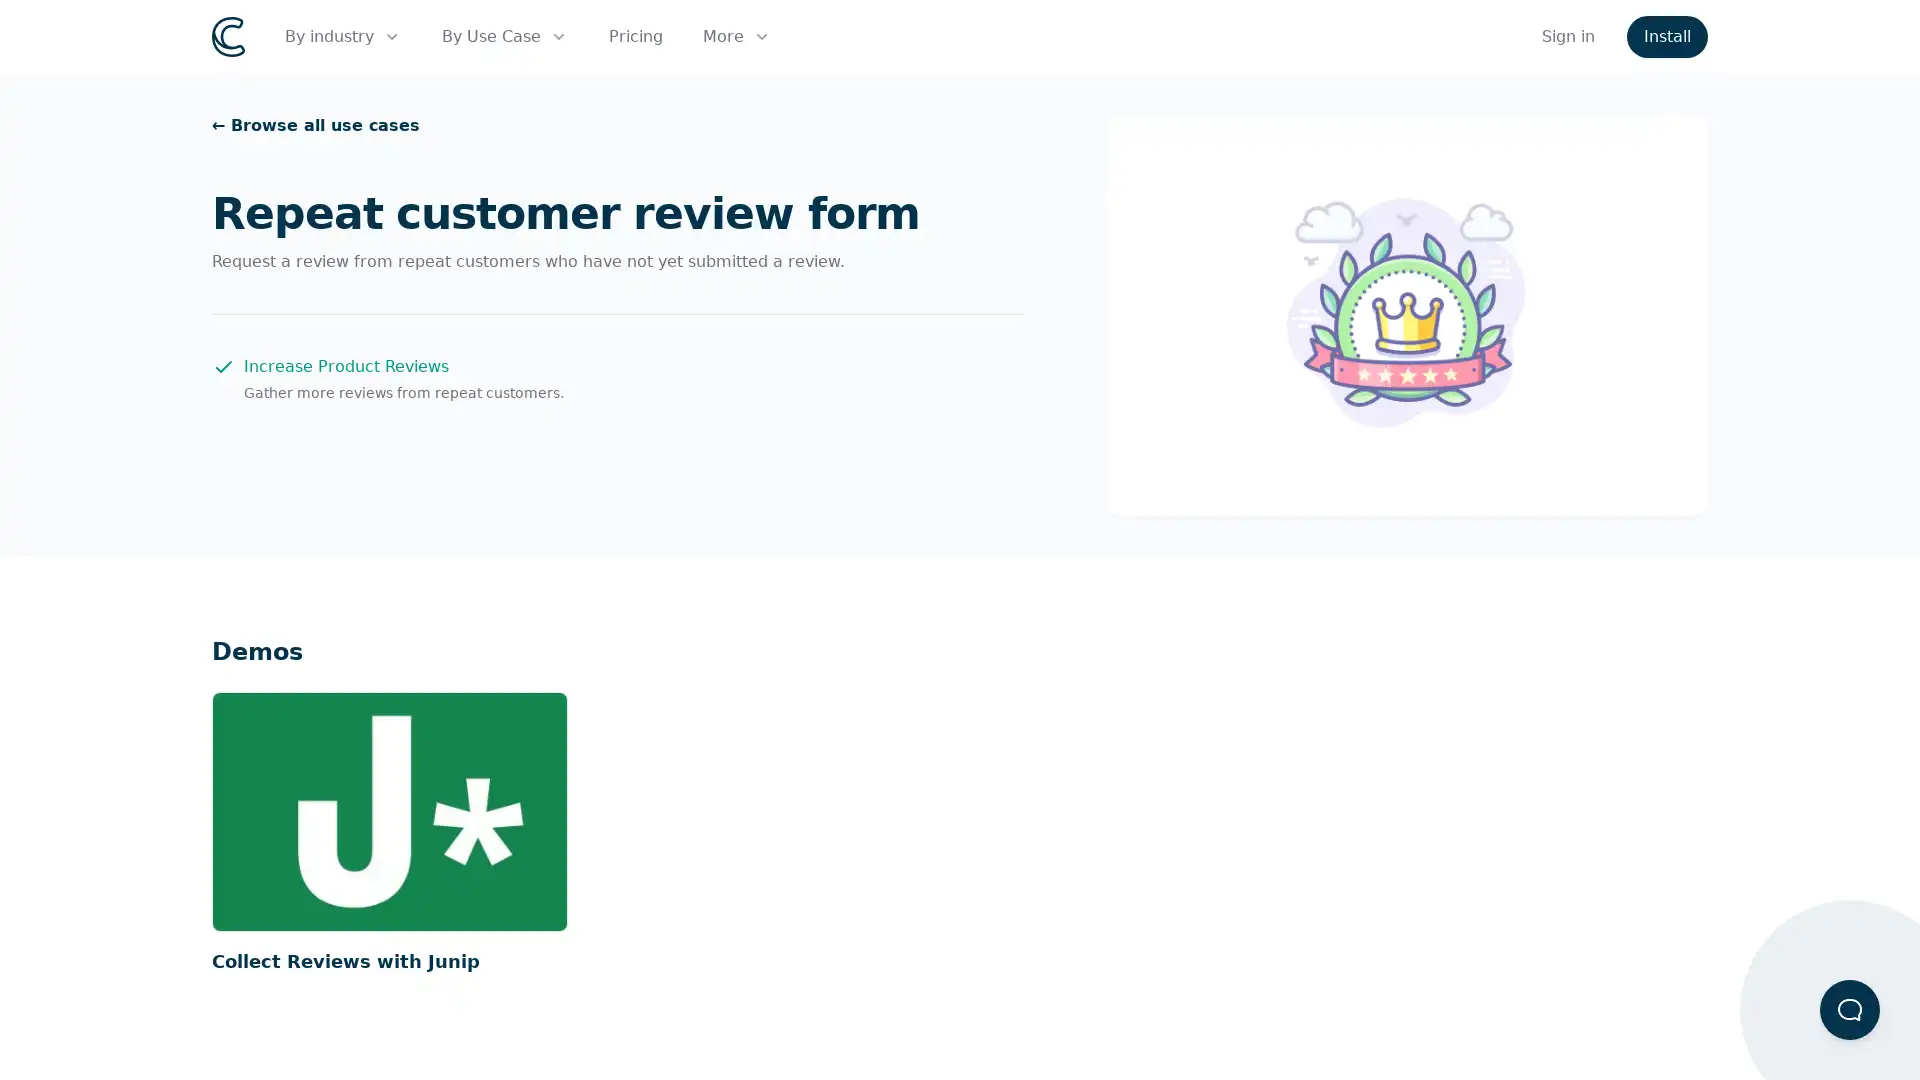 The width and height of the screenshot is (1920, 1080). Describe the element at coordinates (736, 37) in the screenshot. I see `More` at that location.